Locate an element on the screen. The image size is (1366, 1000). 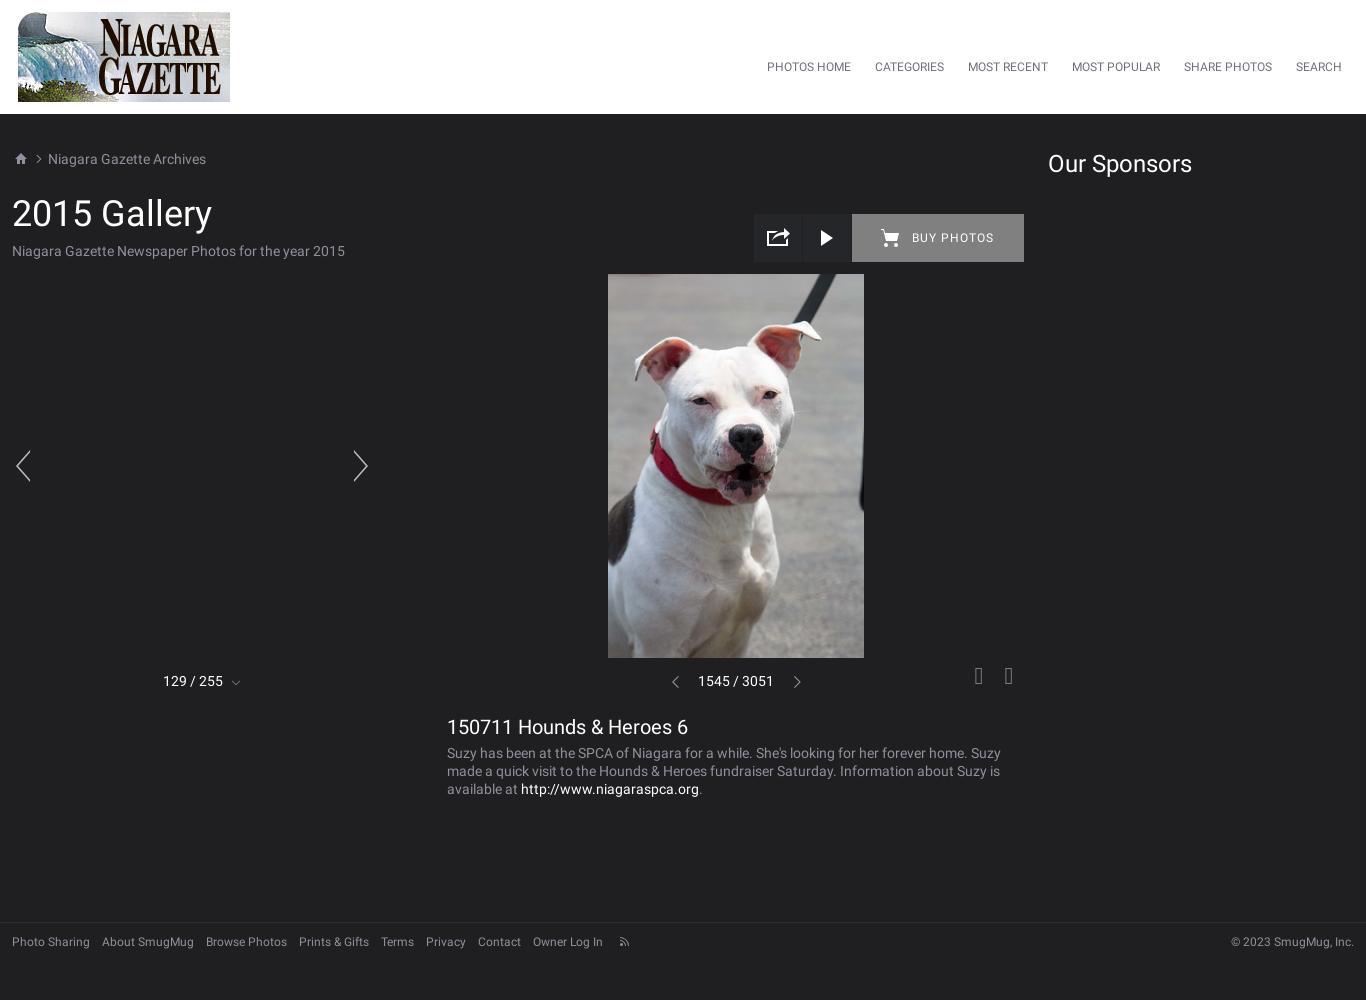
'Niagara Gazette Newspaper Photos for the year 2015' is located at coordinates (177, 250).